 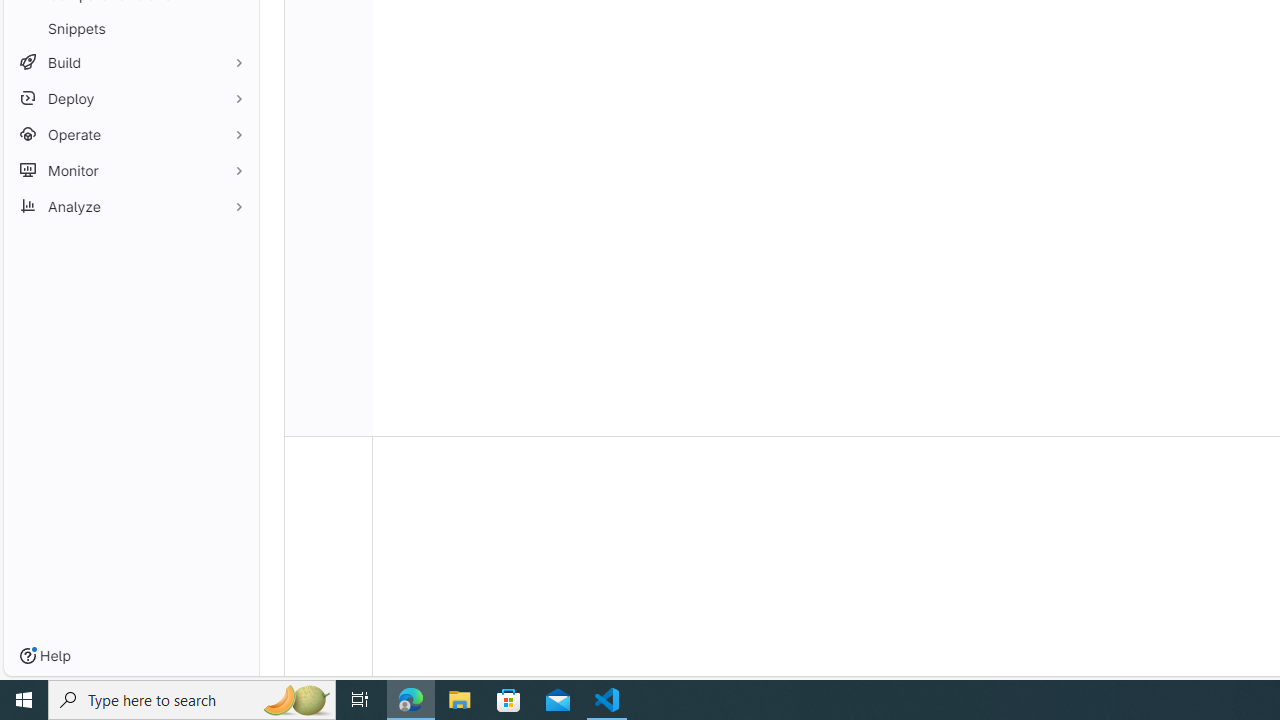 What do you see at coordinates (130, 28) in the screenshot?
I see `'Snippets'` at bounding box center [130, 28].